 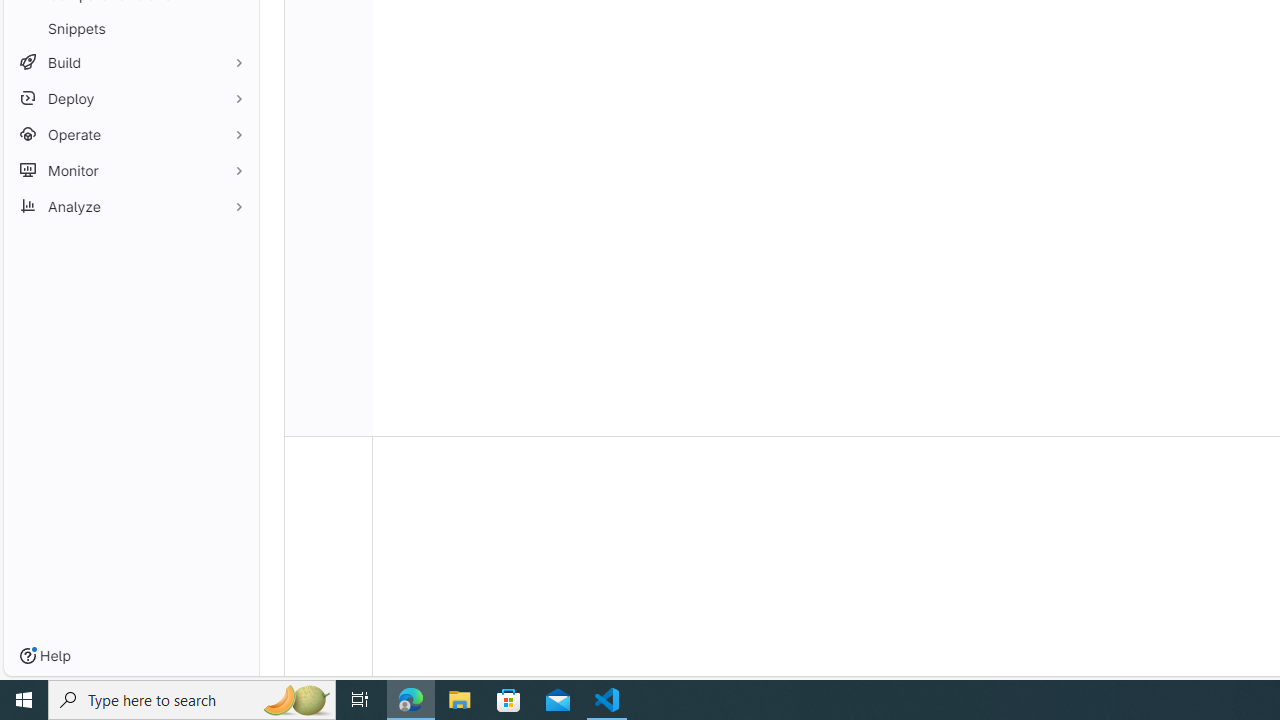 What do you see at coordinates (130, 28) in the screenshot?
I see `'Snippets'` at bounding box center [130, 28].